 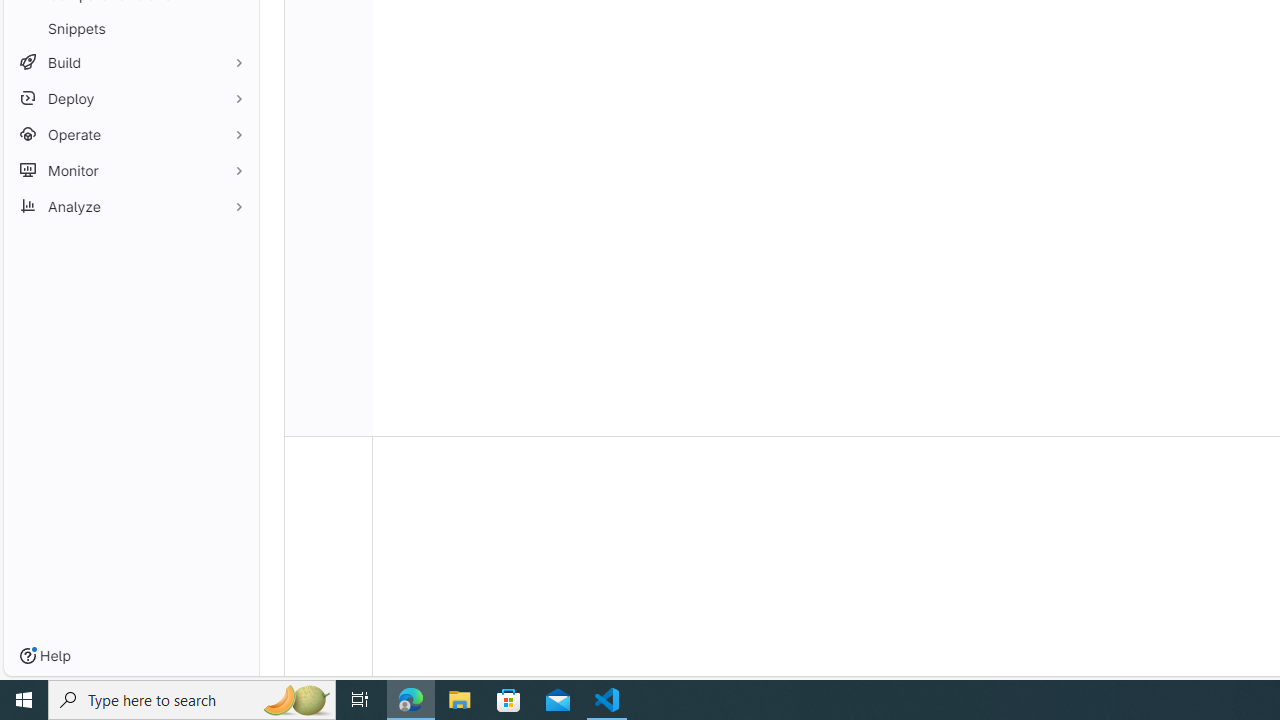 What do you see at coordinates (130, 28) in the screenshot?
I see `'Snippets'` at bounding box center [130, 28].